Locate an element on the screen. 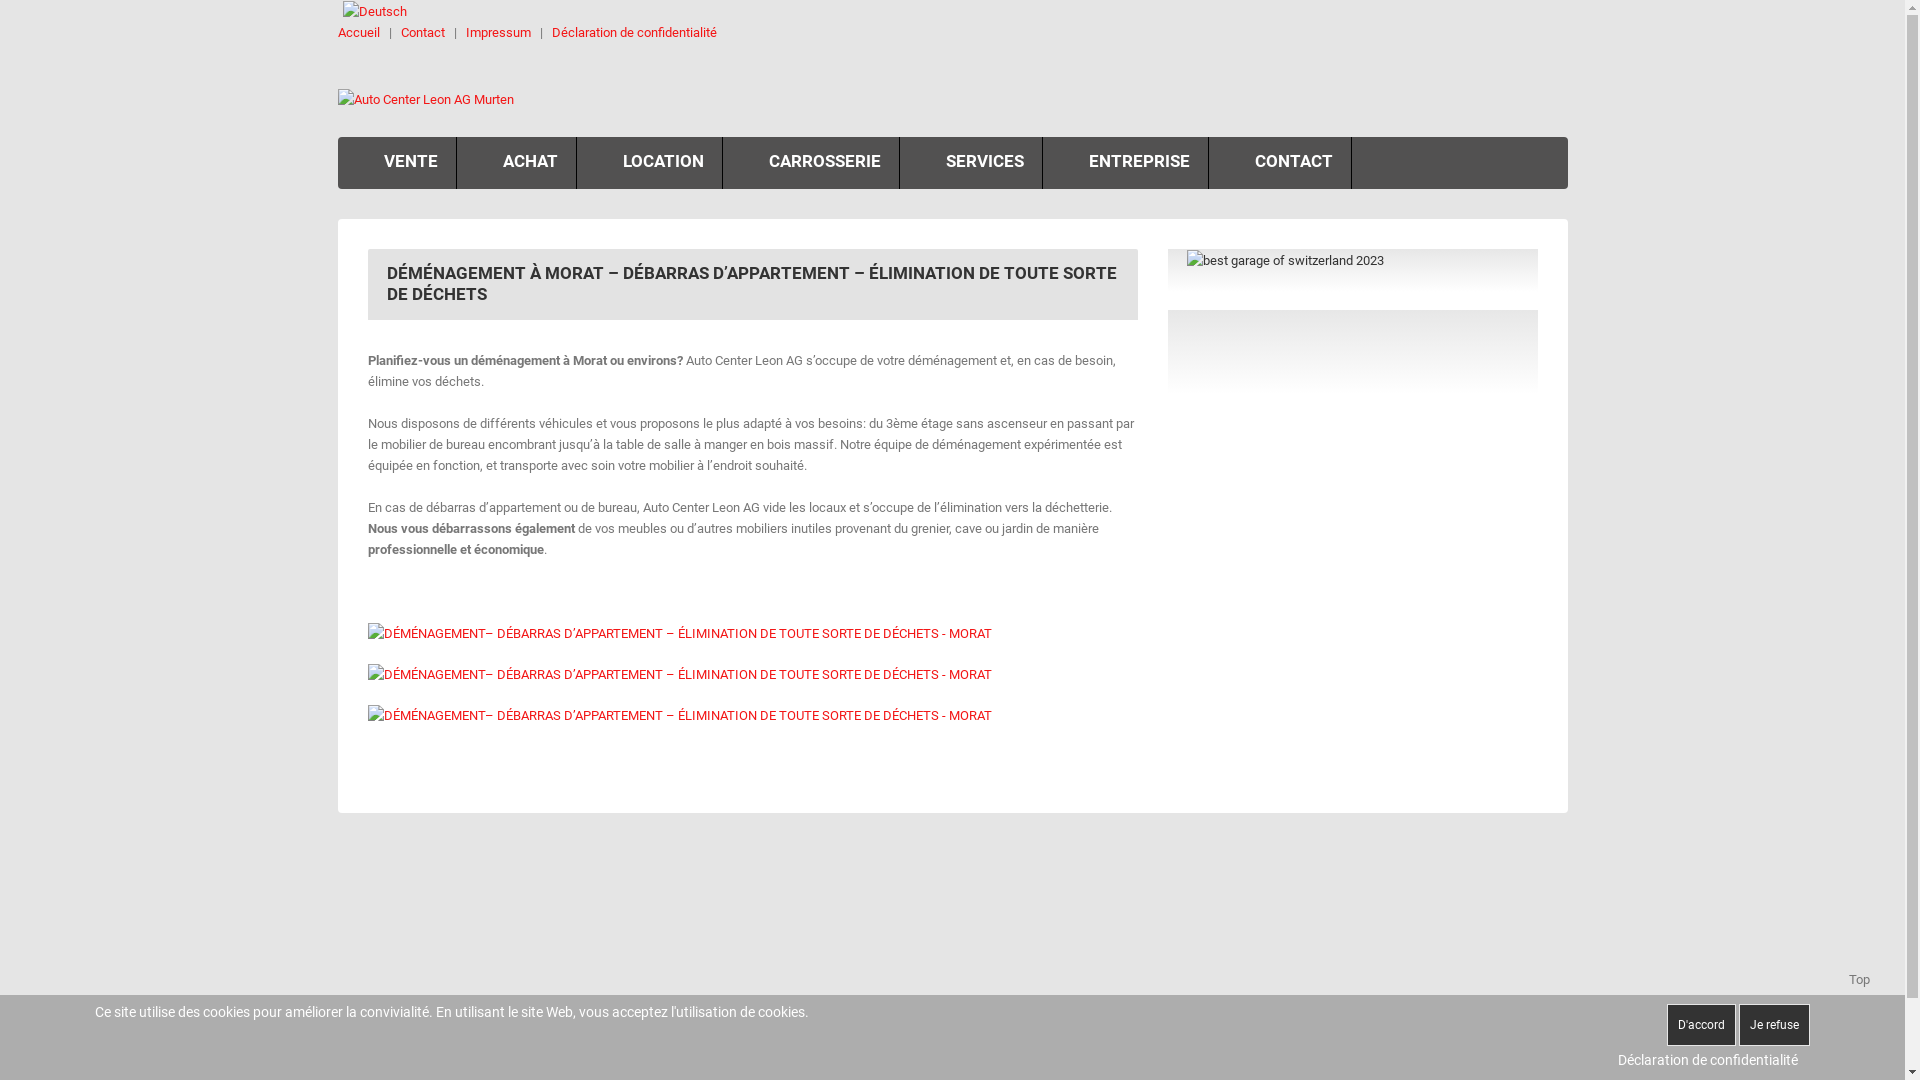  '026 672 21 21' is located at coordinates (803, 1030).